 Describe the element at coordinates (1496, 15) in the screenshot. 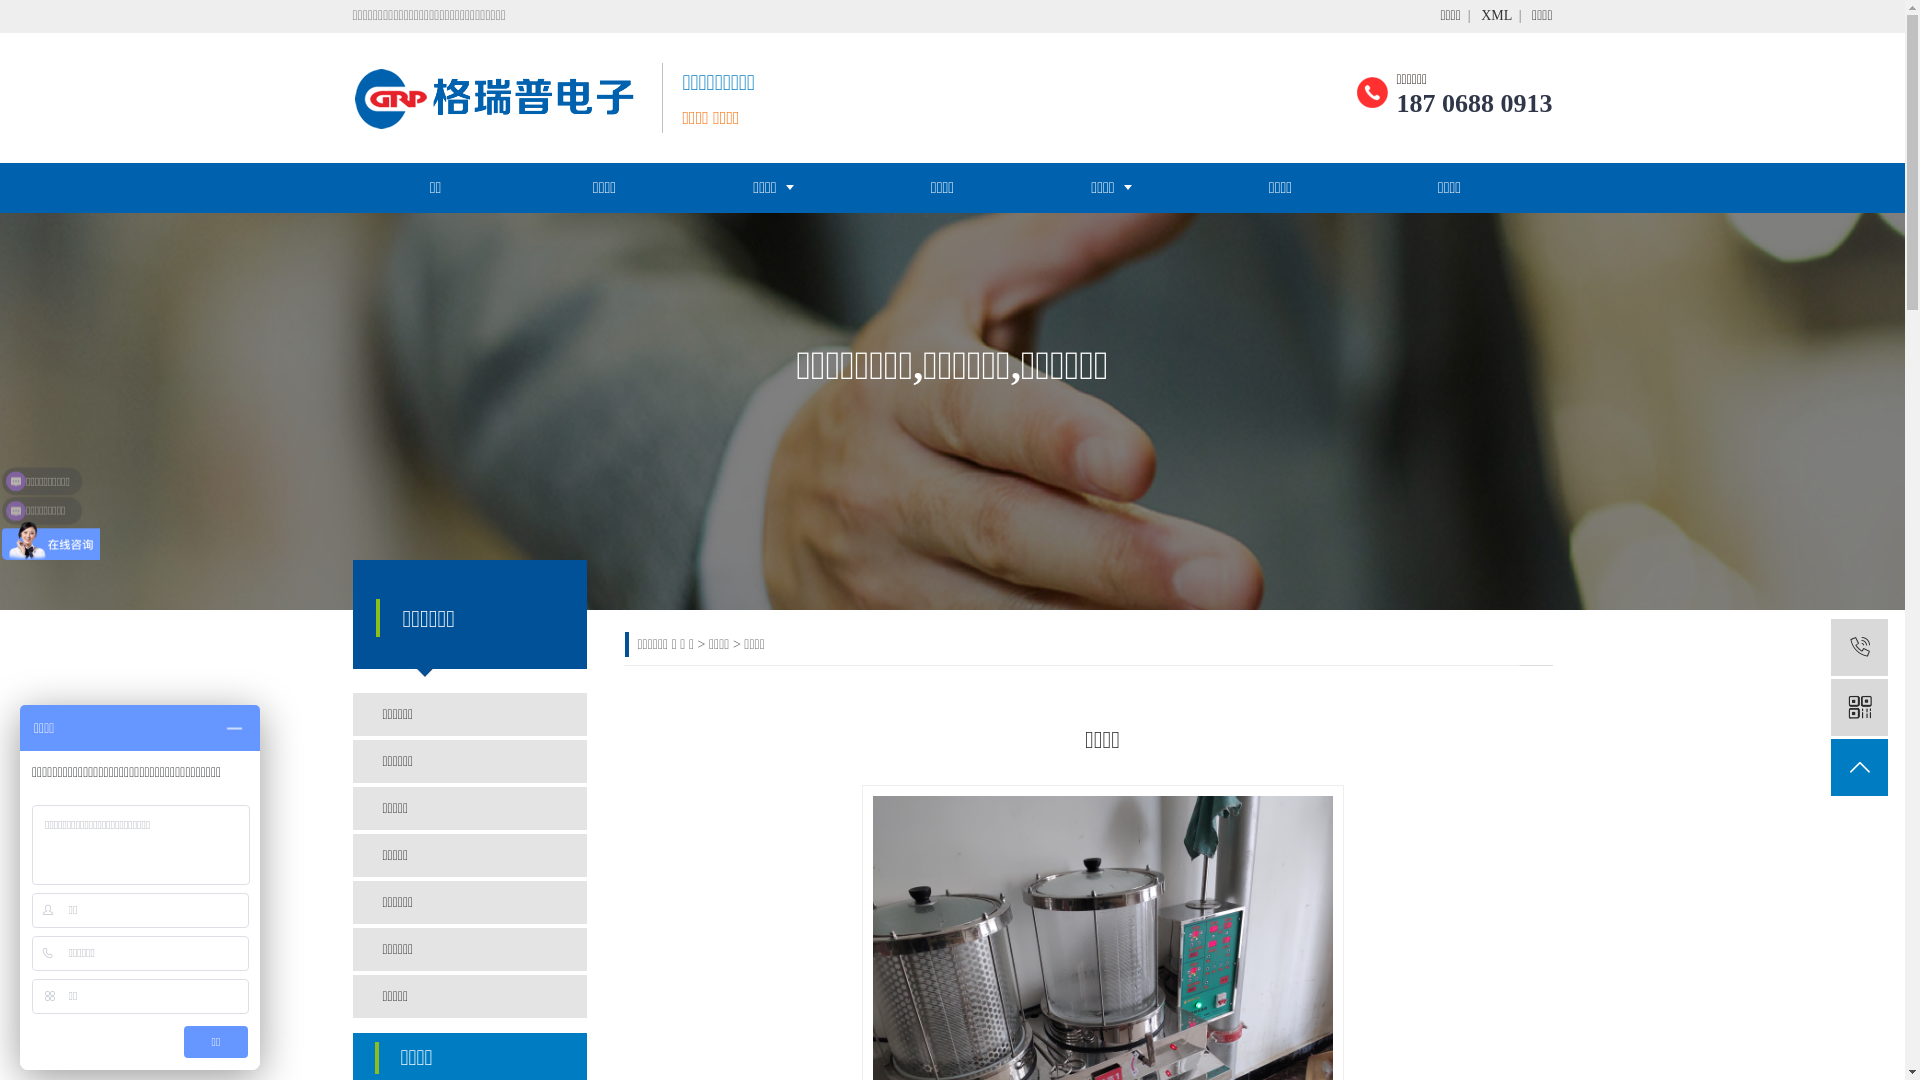

I see `'XML'` at that location.